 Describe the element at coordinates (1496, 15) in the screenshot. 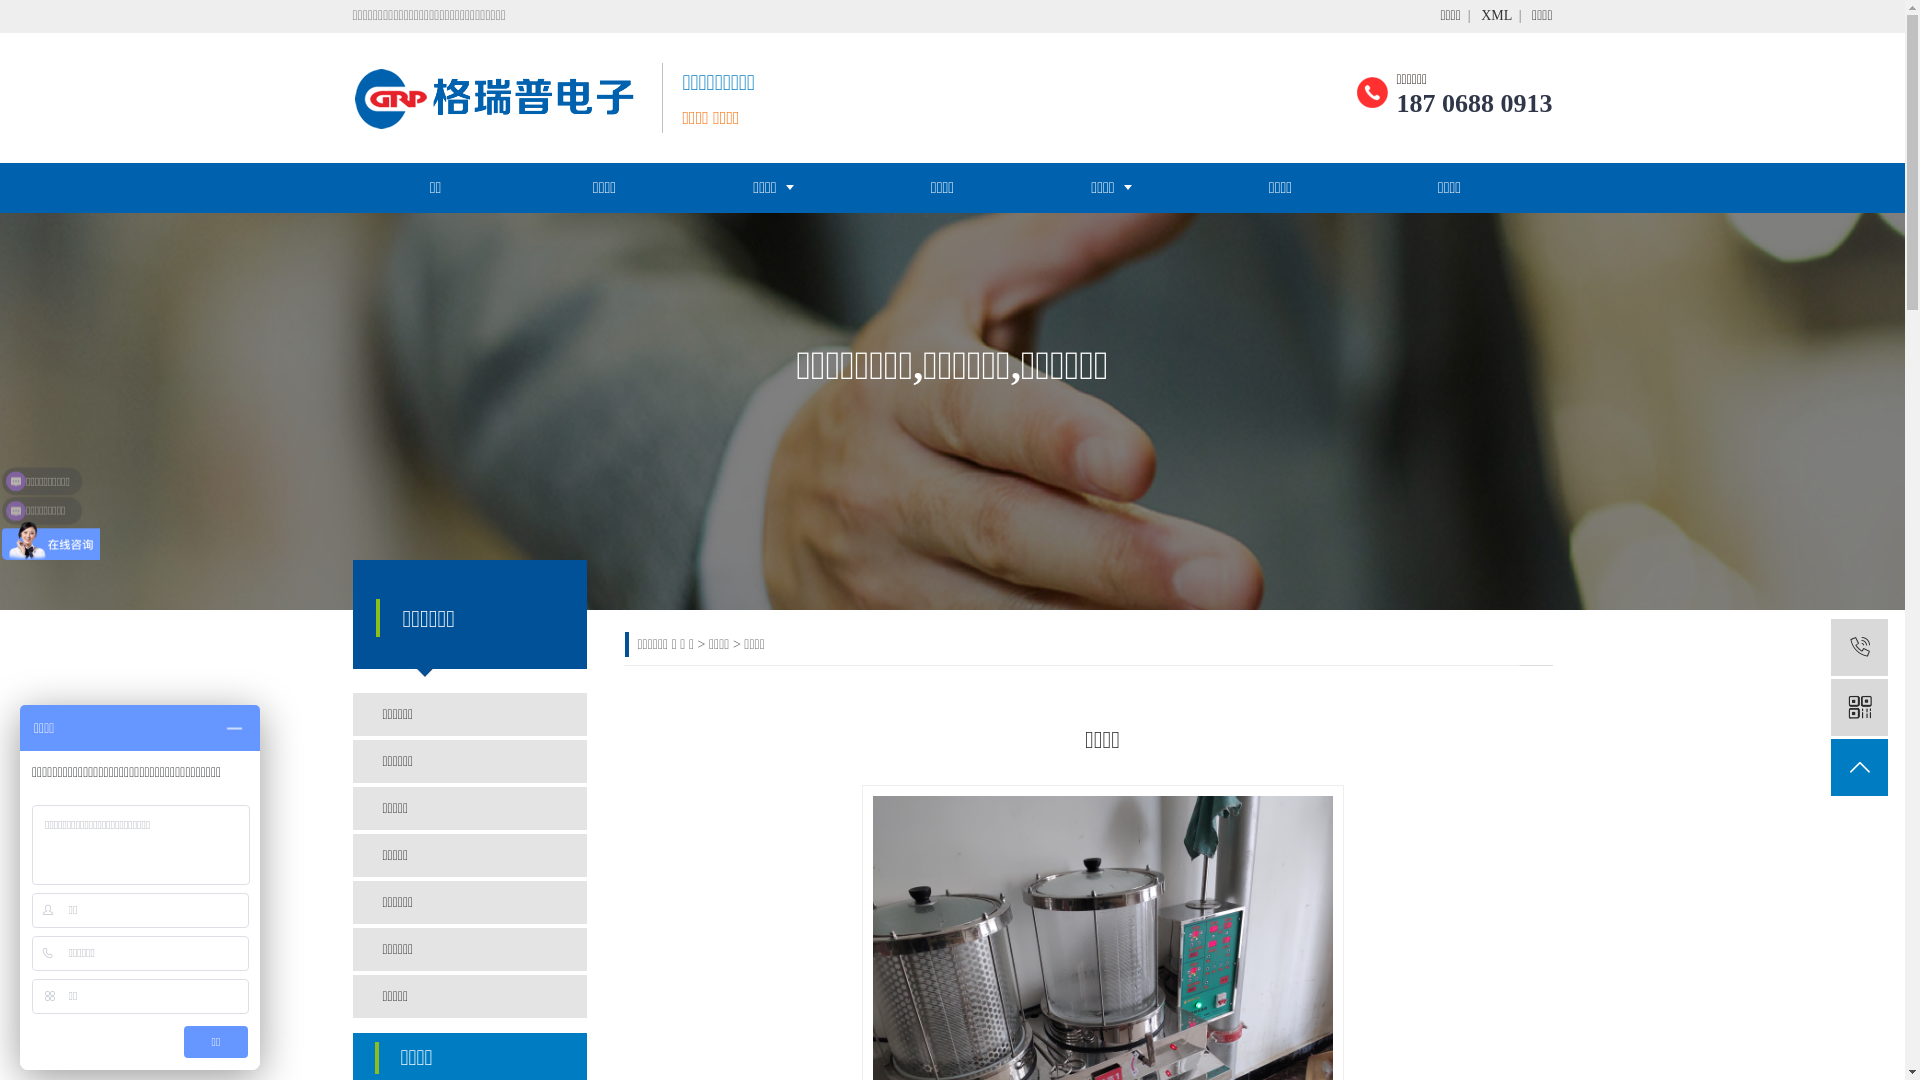

I see `'XML'` at that location.